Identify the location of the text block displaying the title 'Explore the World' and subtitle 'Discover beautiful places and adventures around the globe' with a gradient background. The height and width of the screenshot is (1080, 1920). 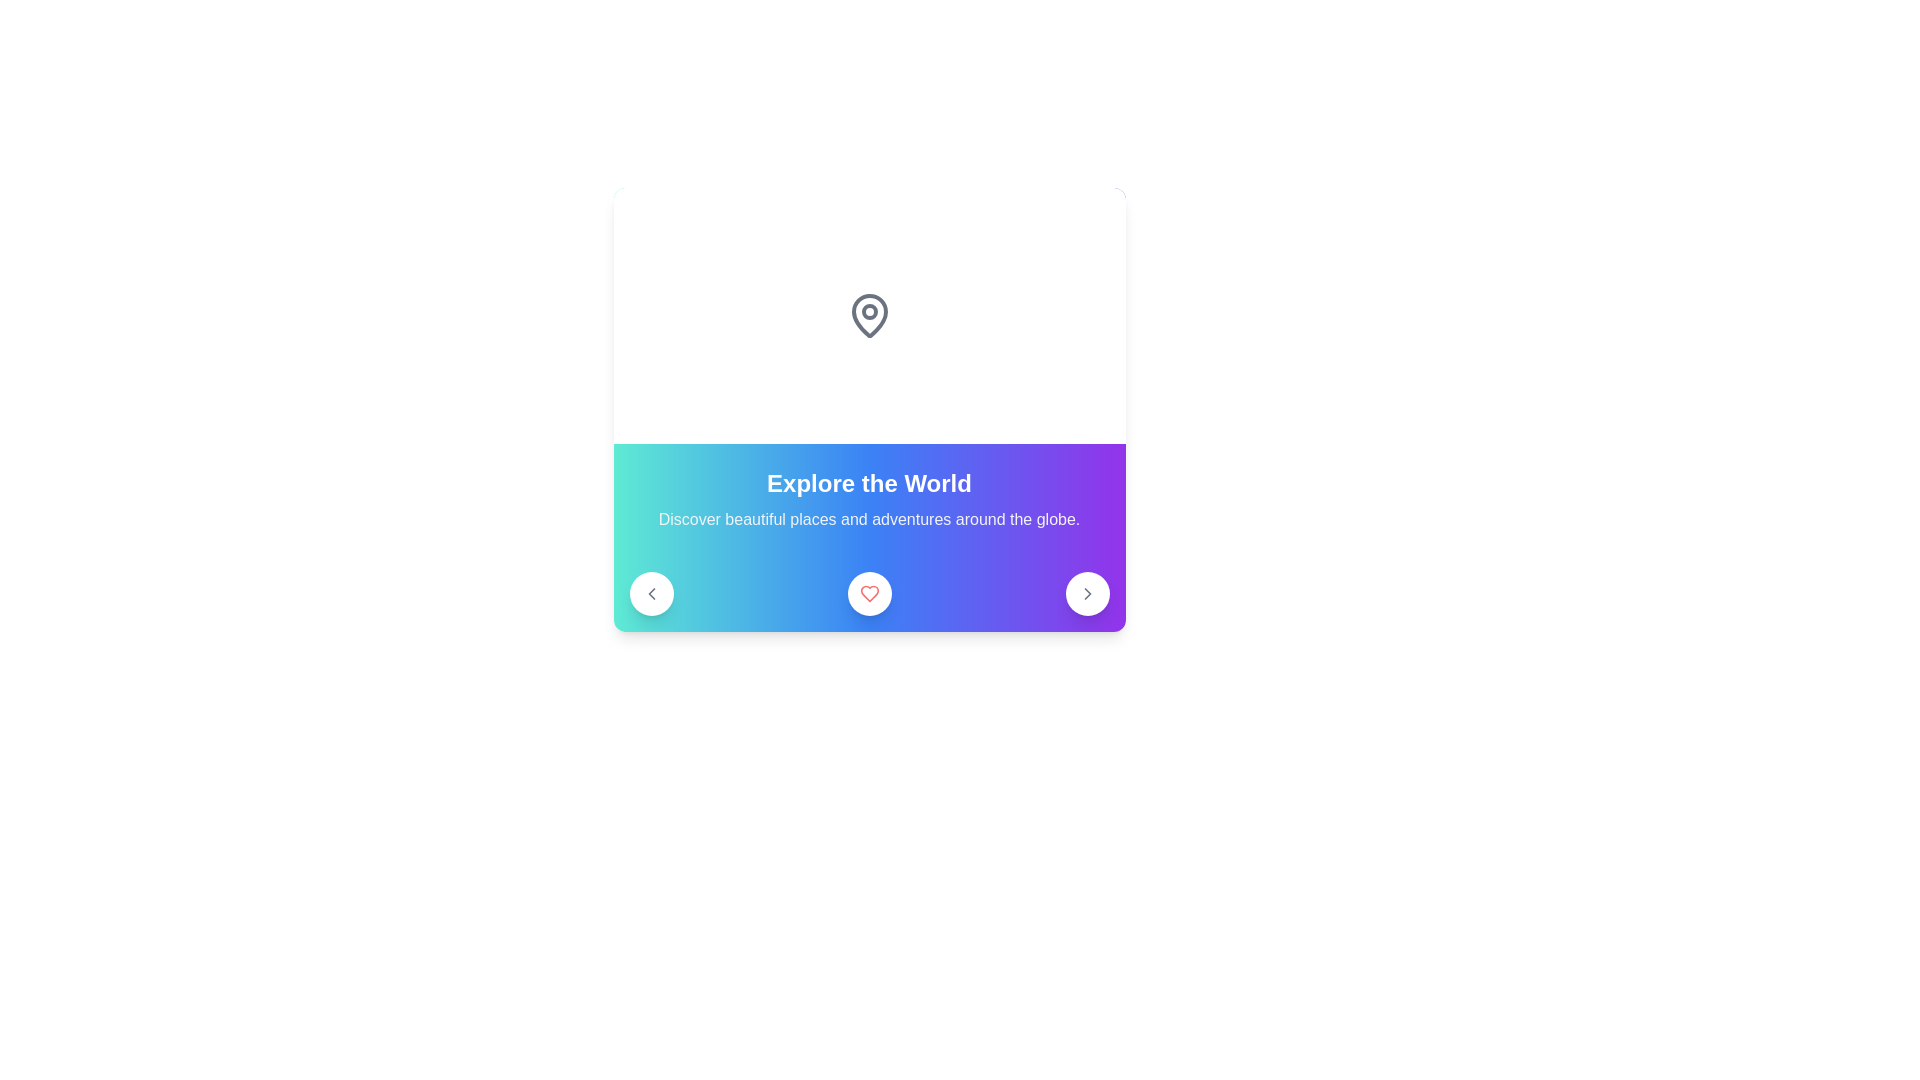
(869, 499).